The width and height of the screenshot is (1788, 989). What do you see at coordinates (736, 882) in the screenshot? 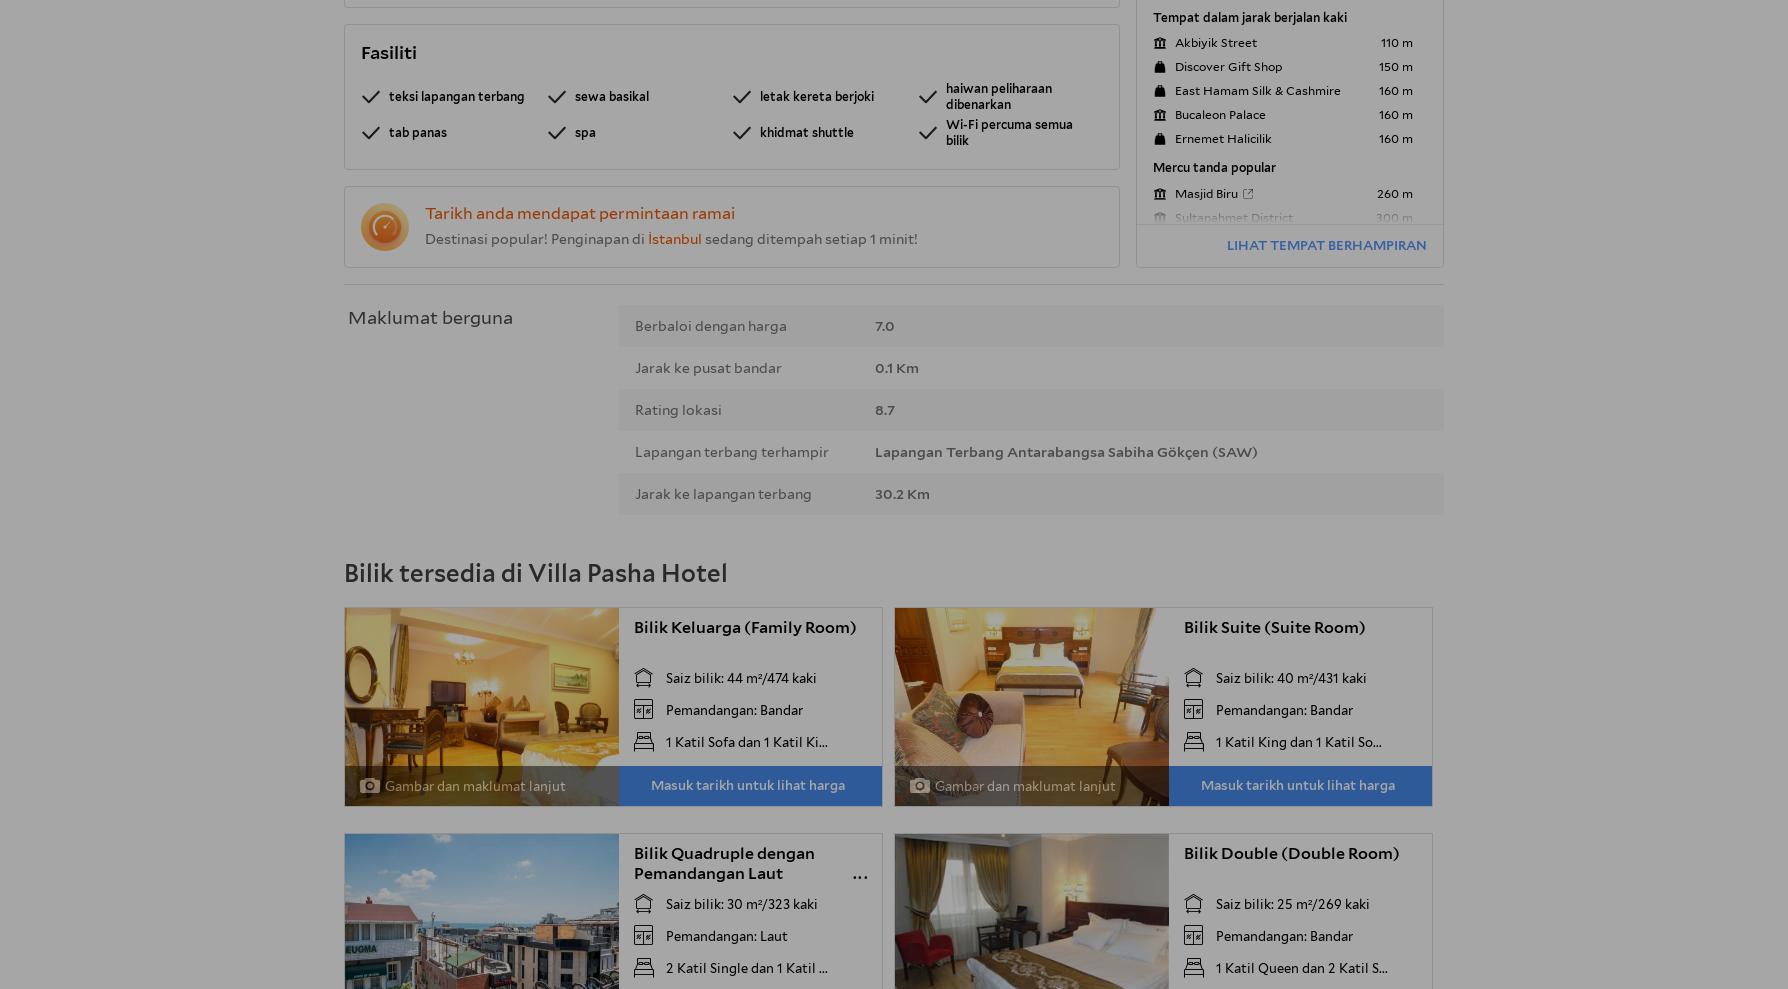
I see `'Bilik Quadruple dengan Pemandangan Laut (Quadruple Room with Sea View)'` at bounding box center [736, 882].